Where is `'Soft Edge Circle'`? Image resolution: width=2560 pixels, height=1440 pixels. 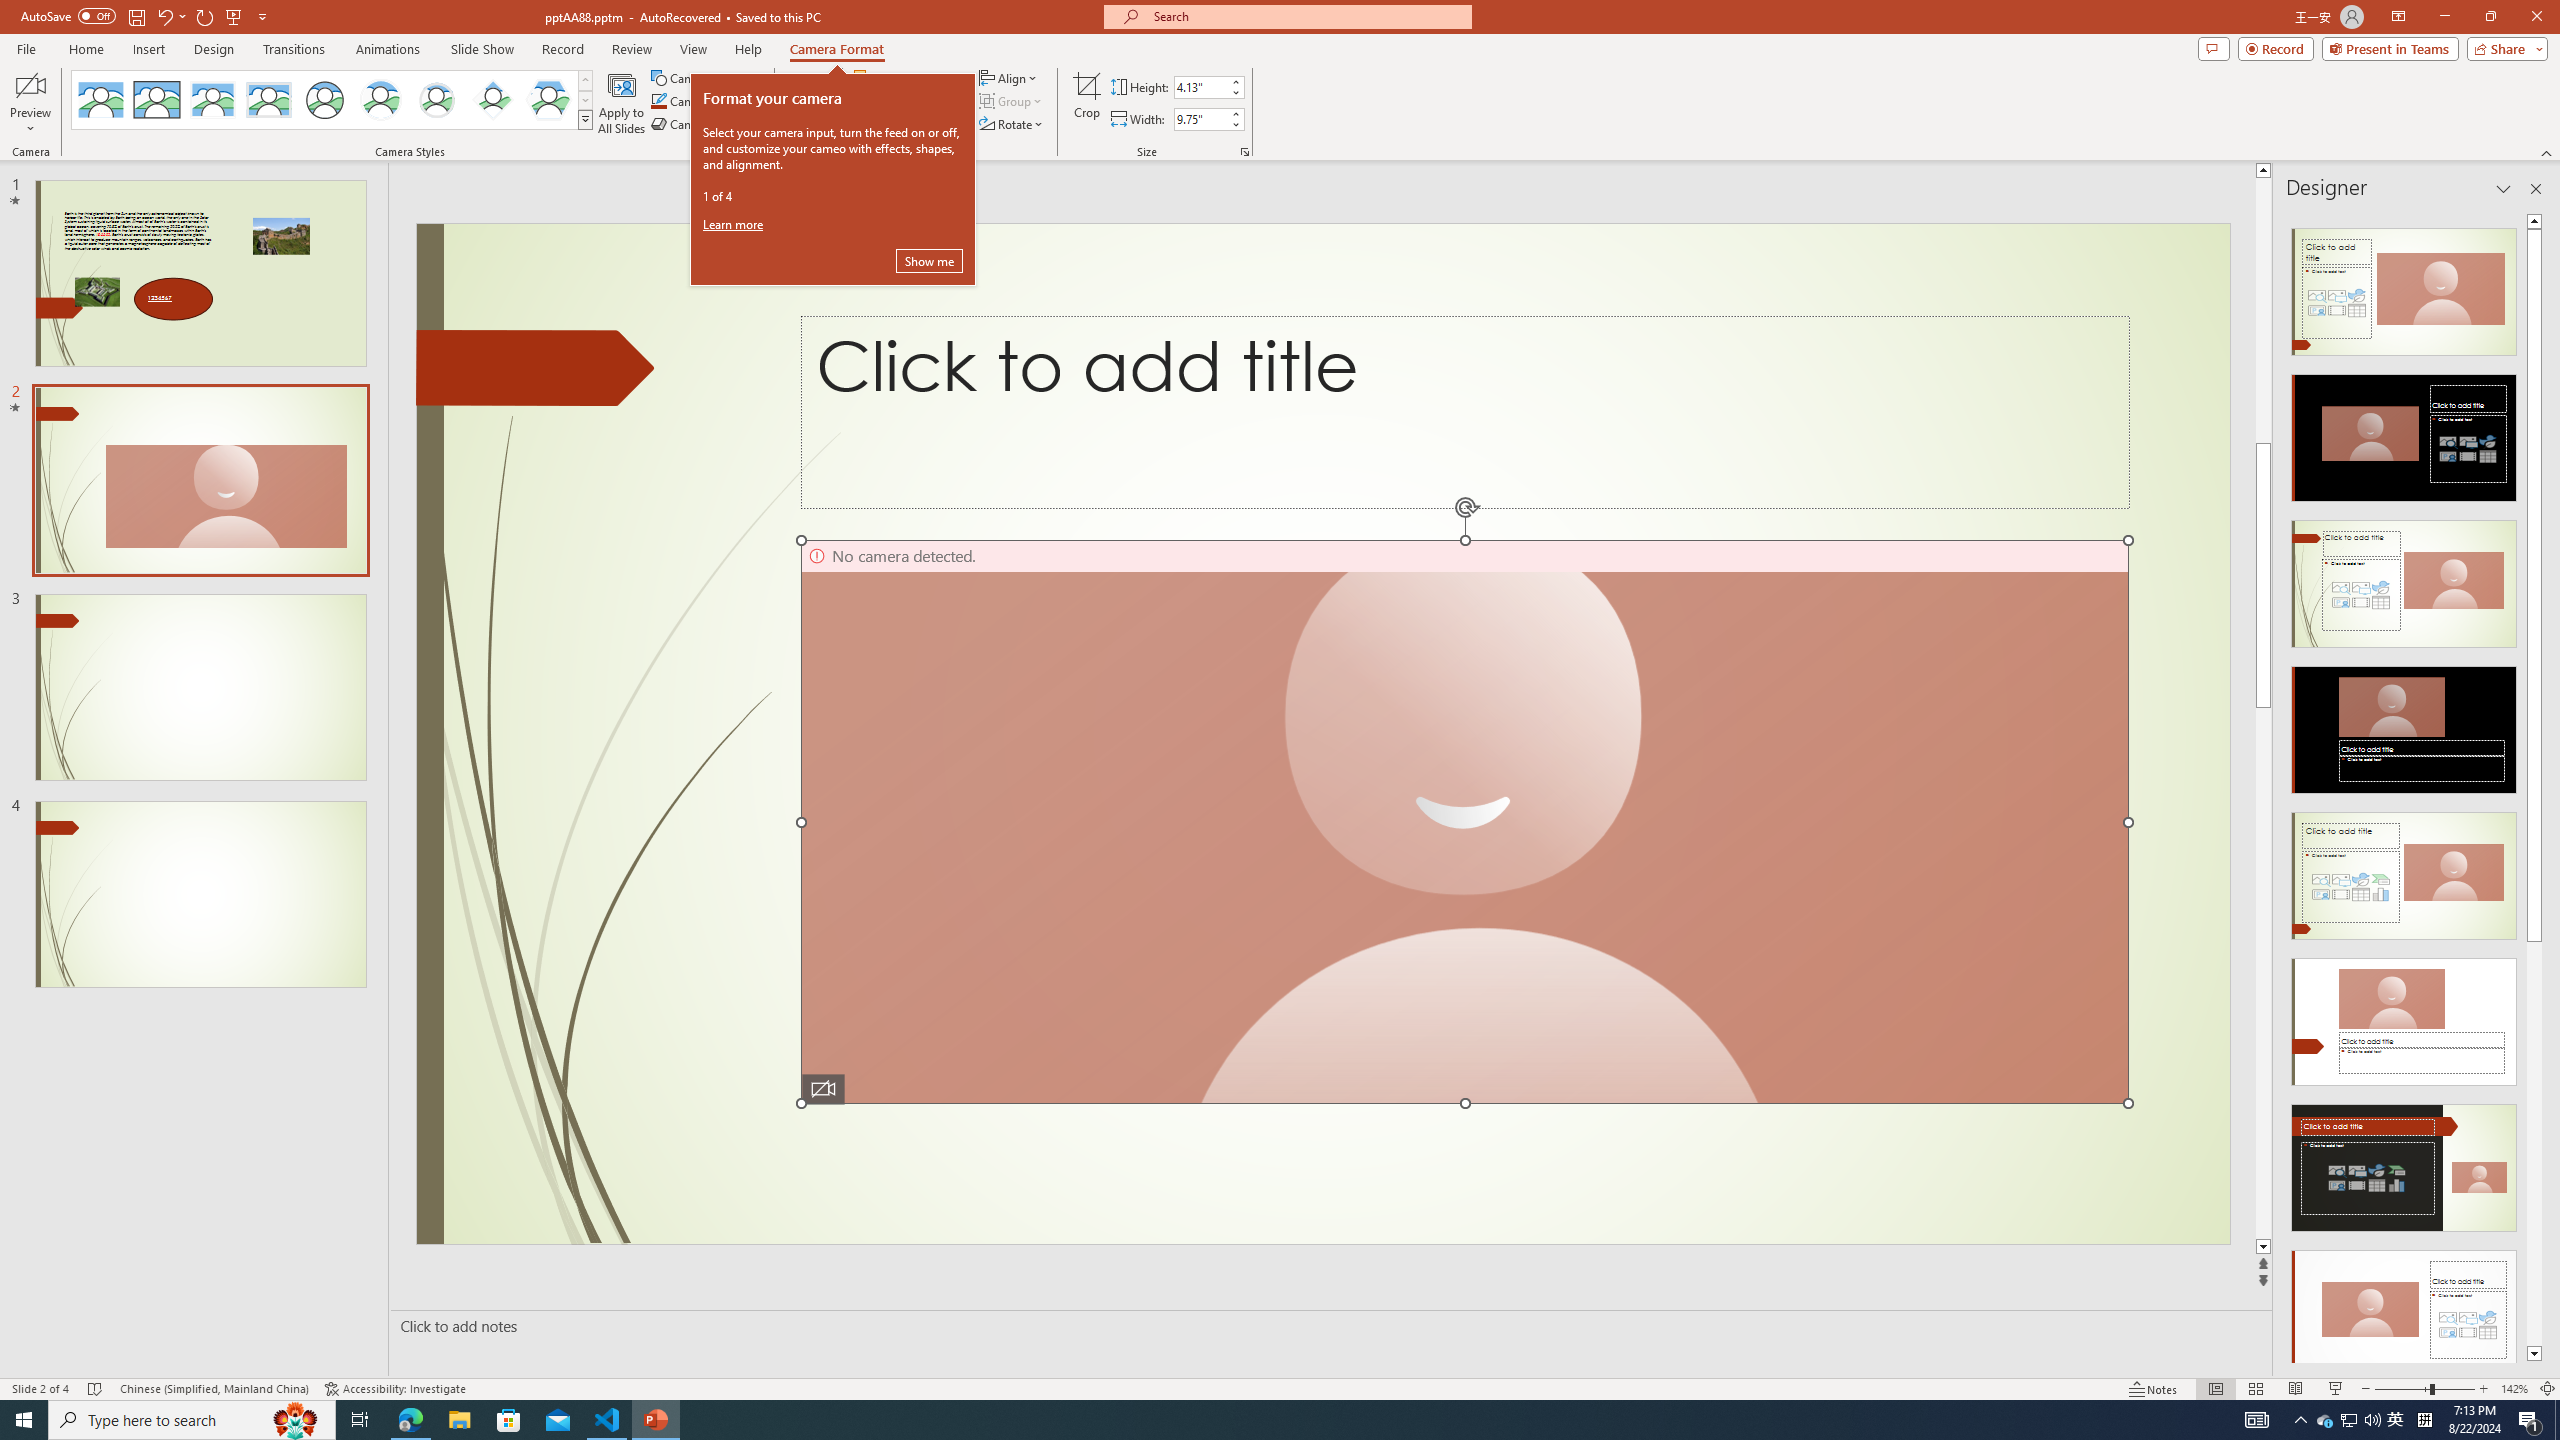
'Soft Edge Circle' is located at coordinates (436, 99).